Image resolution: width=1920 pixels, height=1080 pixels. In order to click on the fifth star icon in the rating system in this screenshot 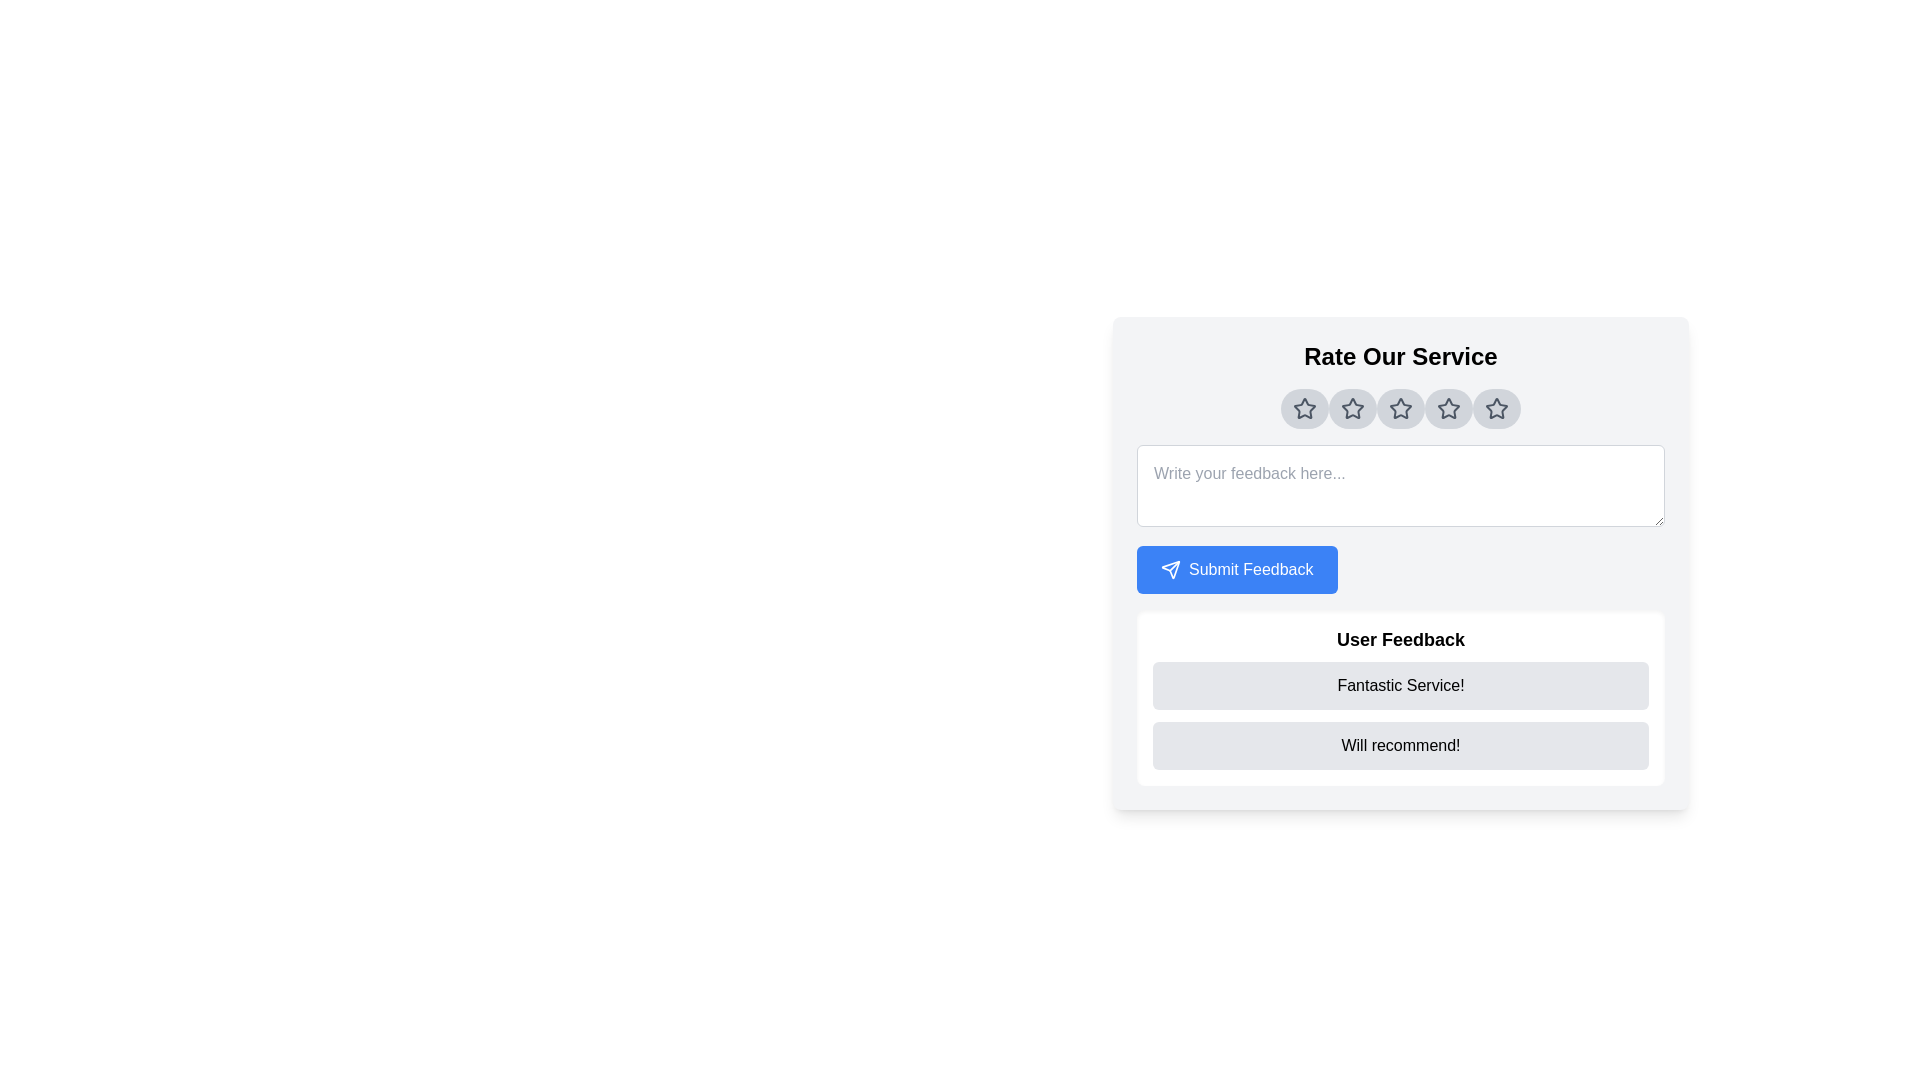, I will do `click(1496, 407)`.